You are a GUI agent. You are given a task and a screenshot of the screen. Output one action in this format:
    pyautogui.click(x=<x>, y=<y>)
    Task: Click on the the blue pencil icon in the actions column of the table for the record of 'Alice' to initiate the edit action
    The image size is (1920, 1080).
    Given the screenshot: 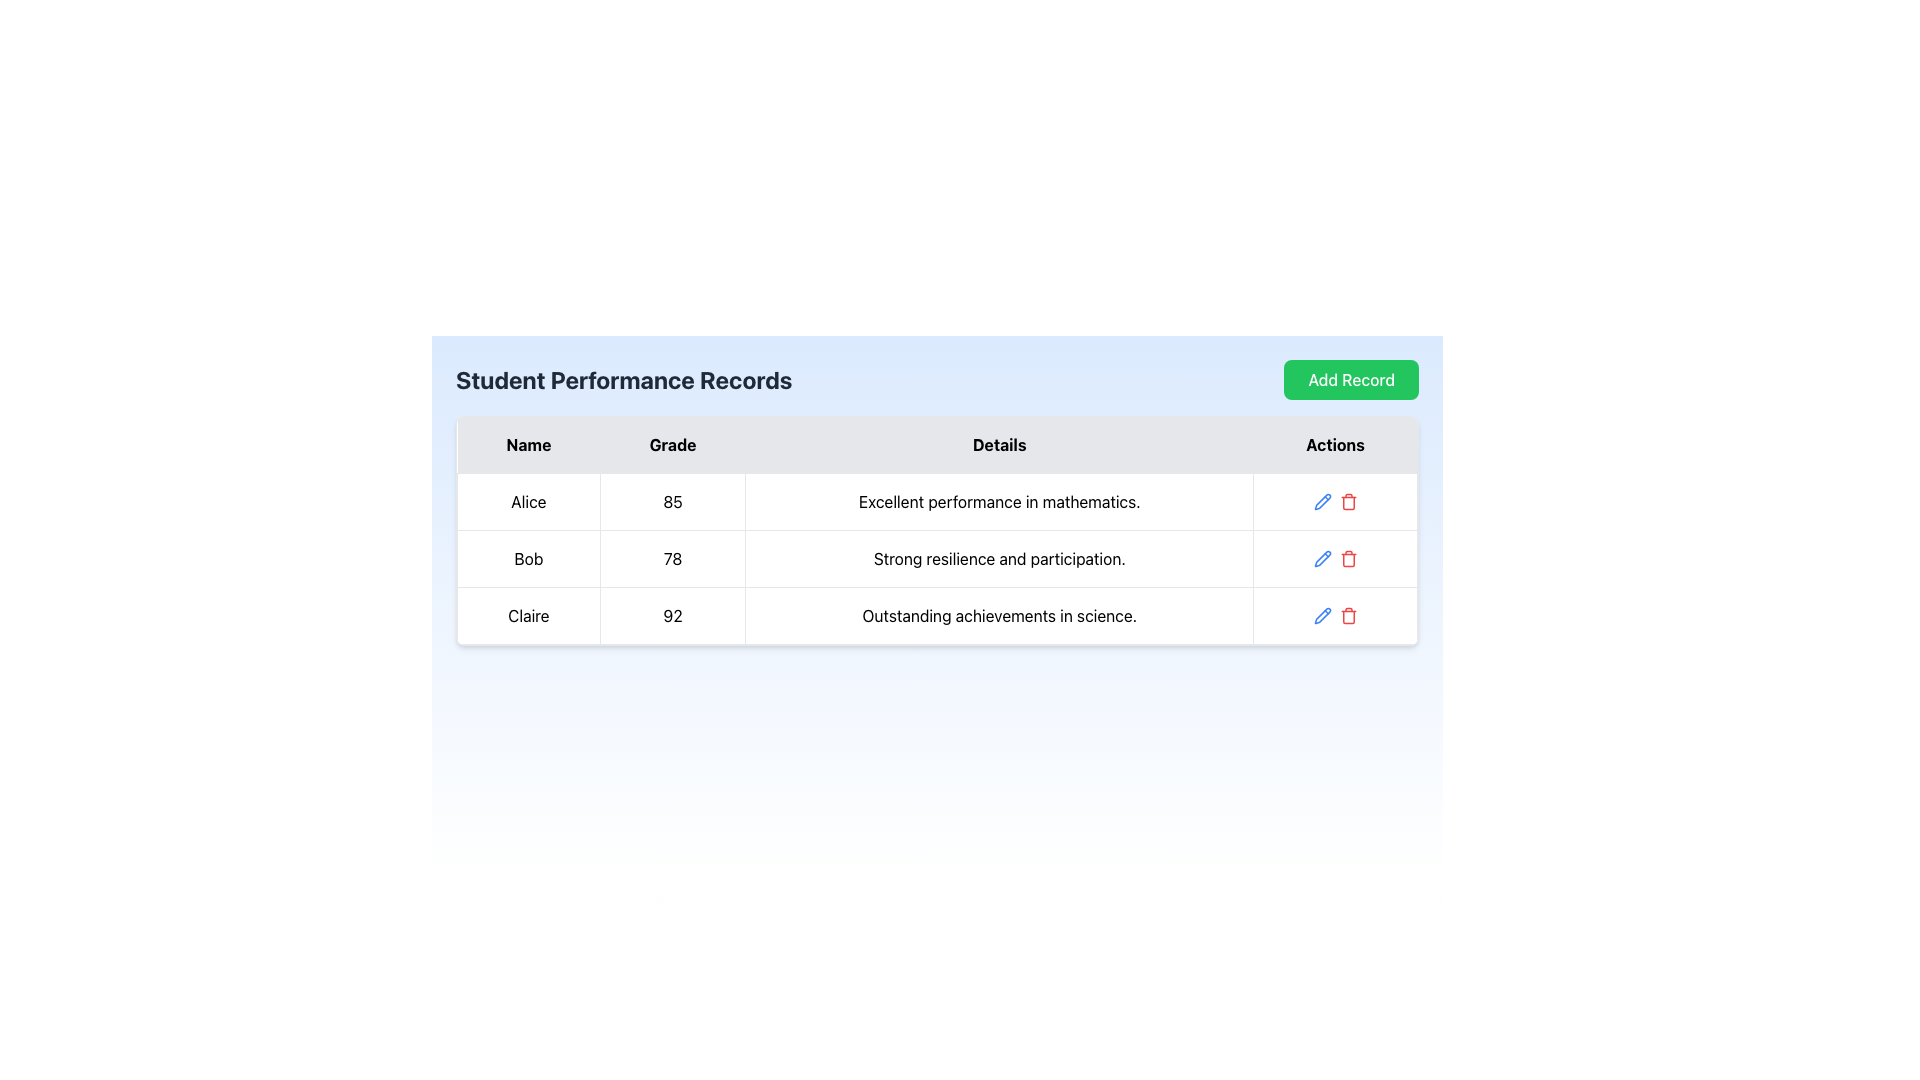 What is the action you would take?
    pyautogui.click(x=1335, y=500)
    